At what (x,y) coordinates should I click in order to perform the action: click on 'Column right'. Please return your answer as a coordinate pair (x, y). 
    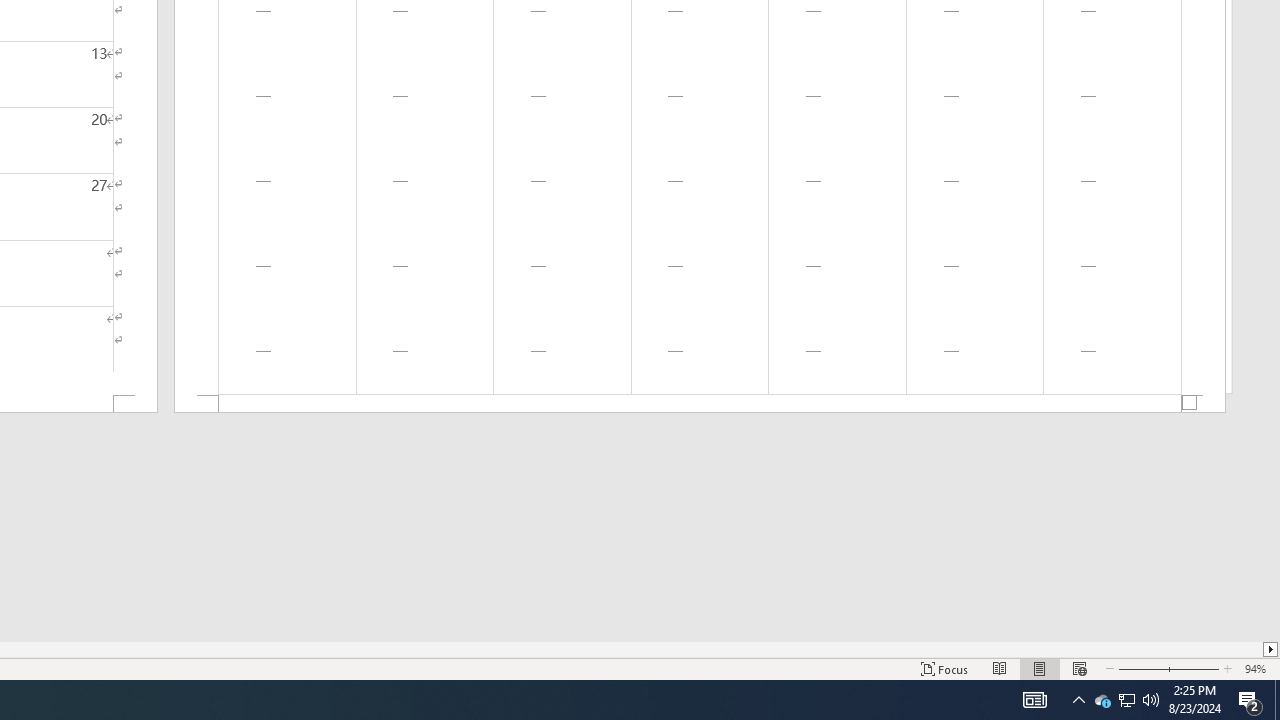
    Looking at the image, I should click on (1270, 649).